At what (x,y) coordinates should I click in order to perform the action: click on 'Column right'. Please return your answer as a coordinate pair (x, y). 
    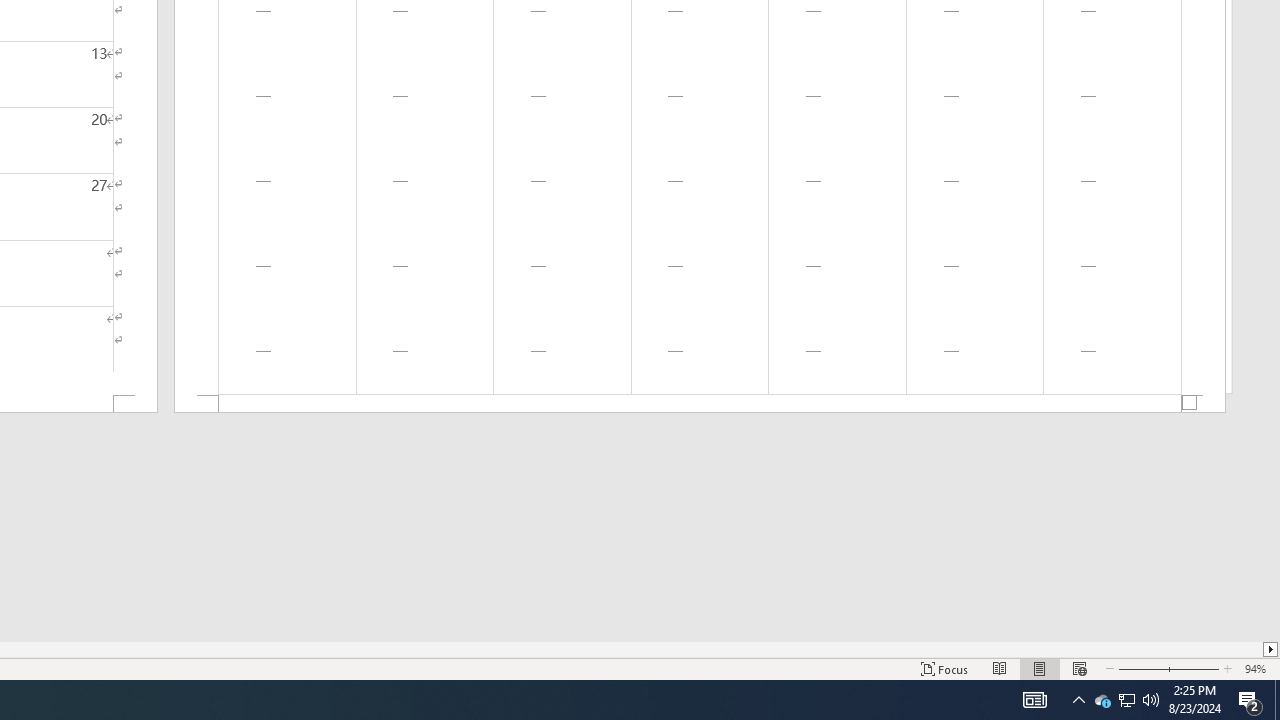
    Looking at the image, I should click on (1270, 649).